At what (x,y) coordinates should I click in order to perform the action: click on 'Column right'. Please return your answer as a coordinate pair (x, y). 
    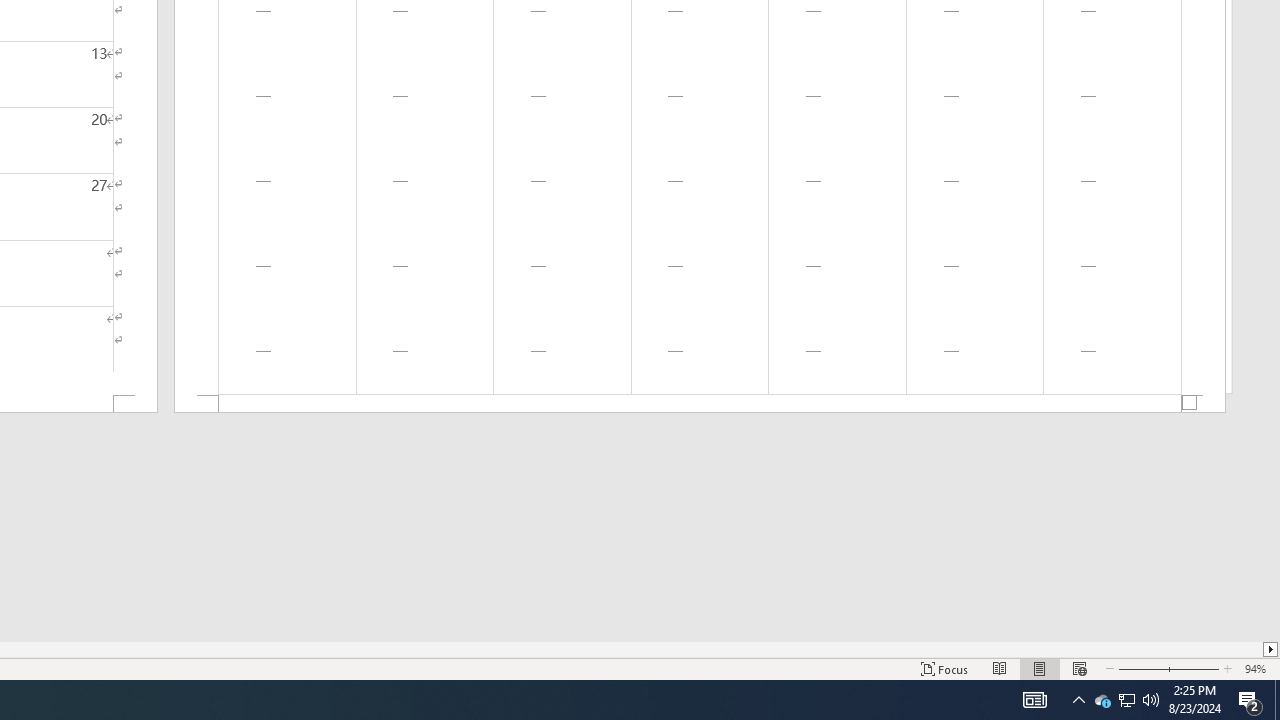
    Looking at the image, I should click on (1270, 649).